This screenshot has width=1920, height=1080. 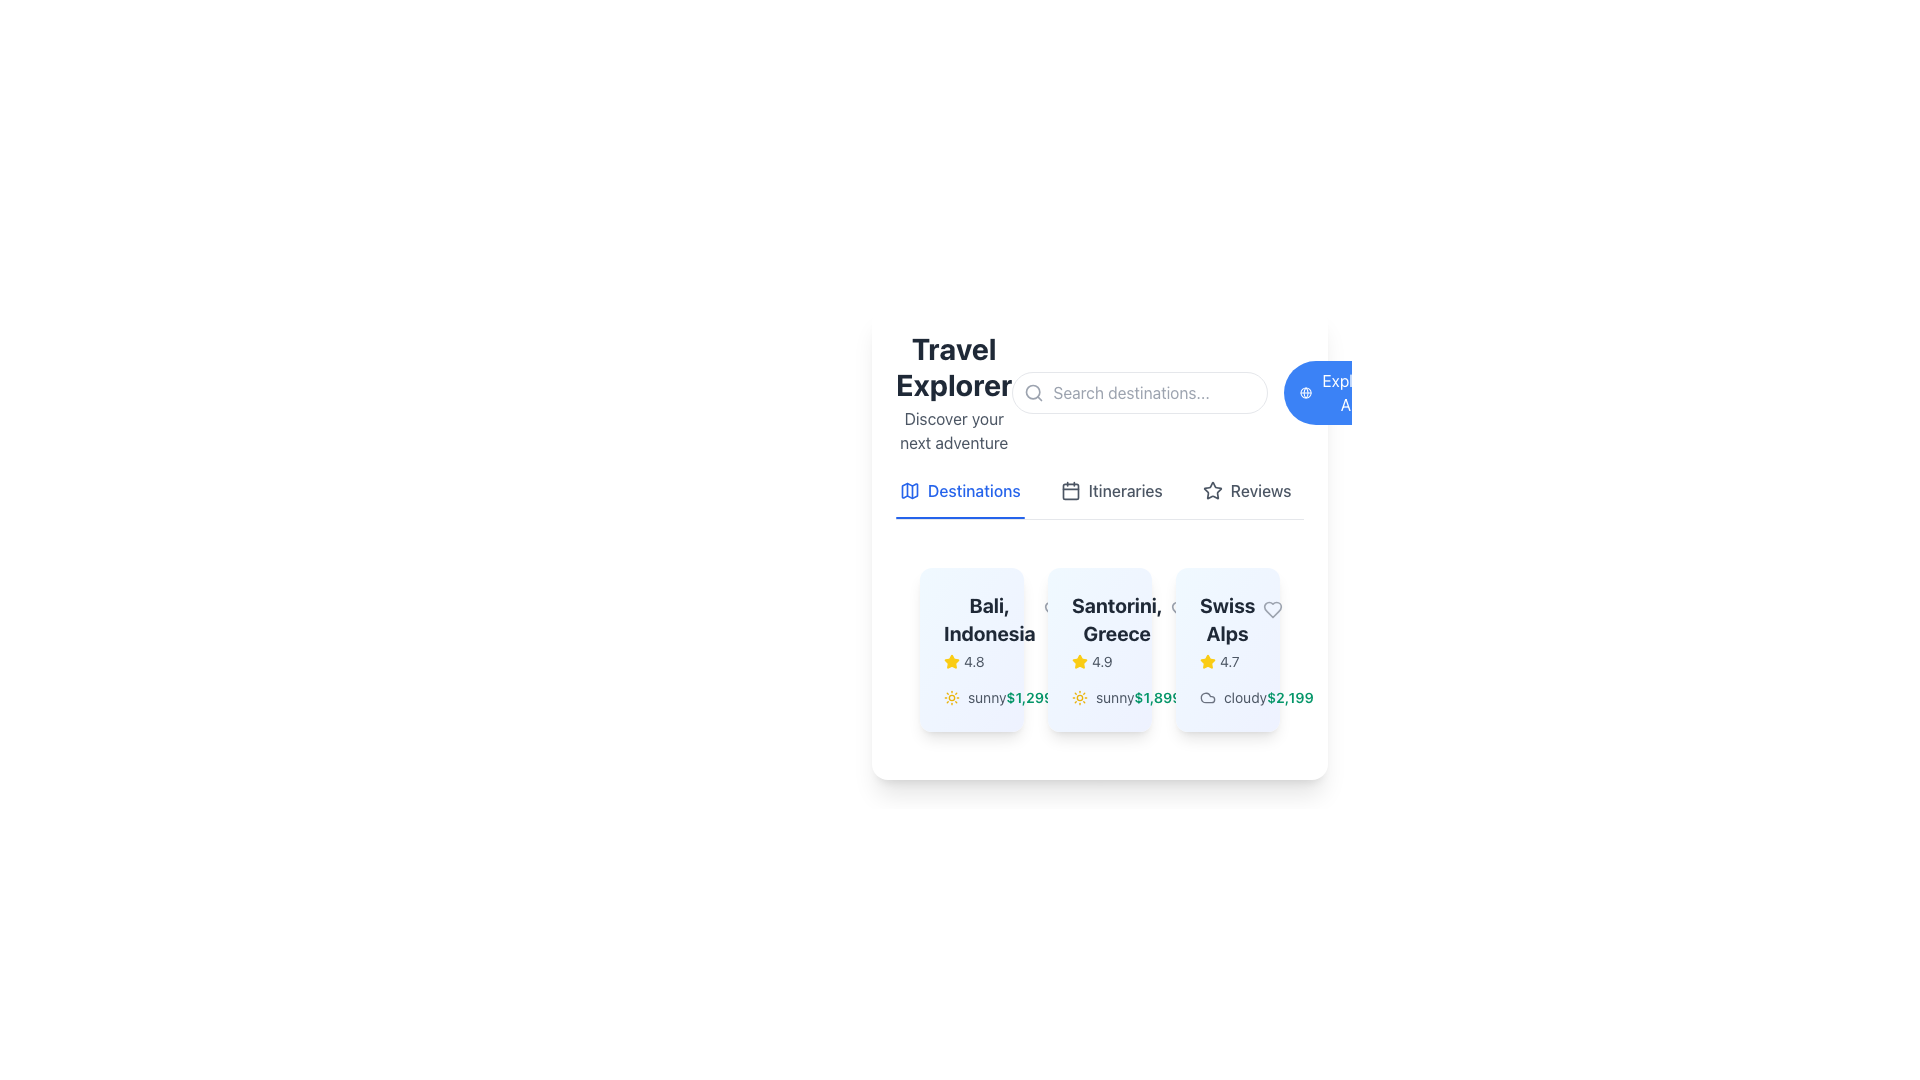 What do you see at coordinates (960, 516) in the screenshot?
I see `the selection indicator that visually emphasizes 'Destinations' as the active tab, located directly beneath the 'Destinations' label in the navigation menu` at bounding box center [960, 516].